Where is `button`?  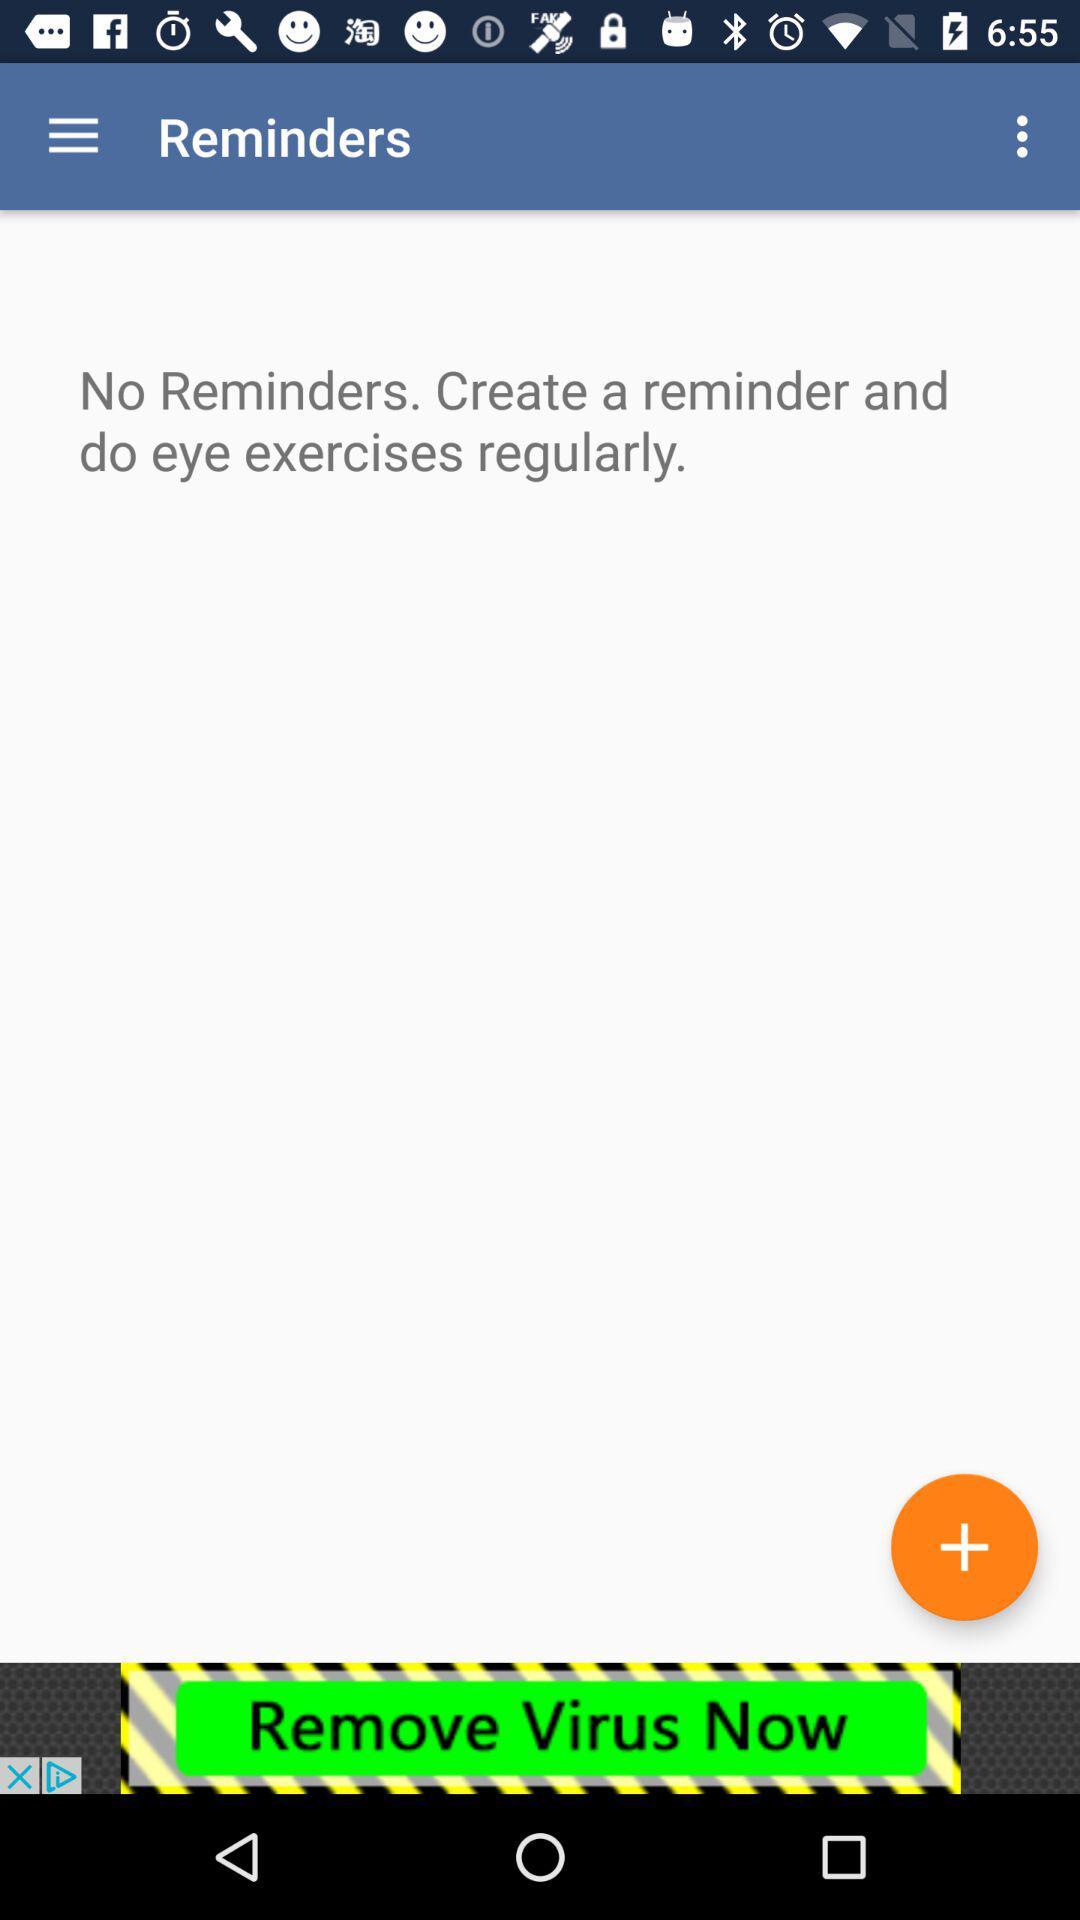 button is located at coordinates (963, 1546).